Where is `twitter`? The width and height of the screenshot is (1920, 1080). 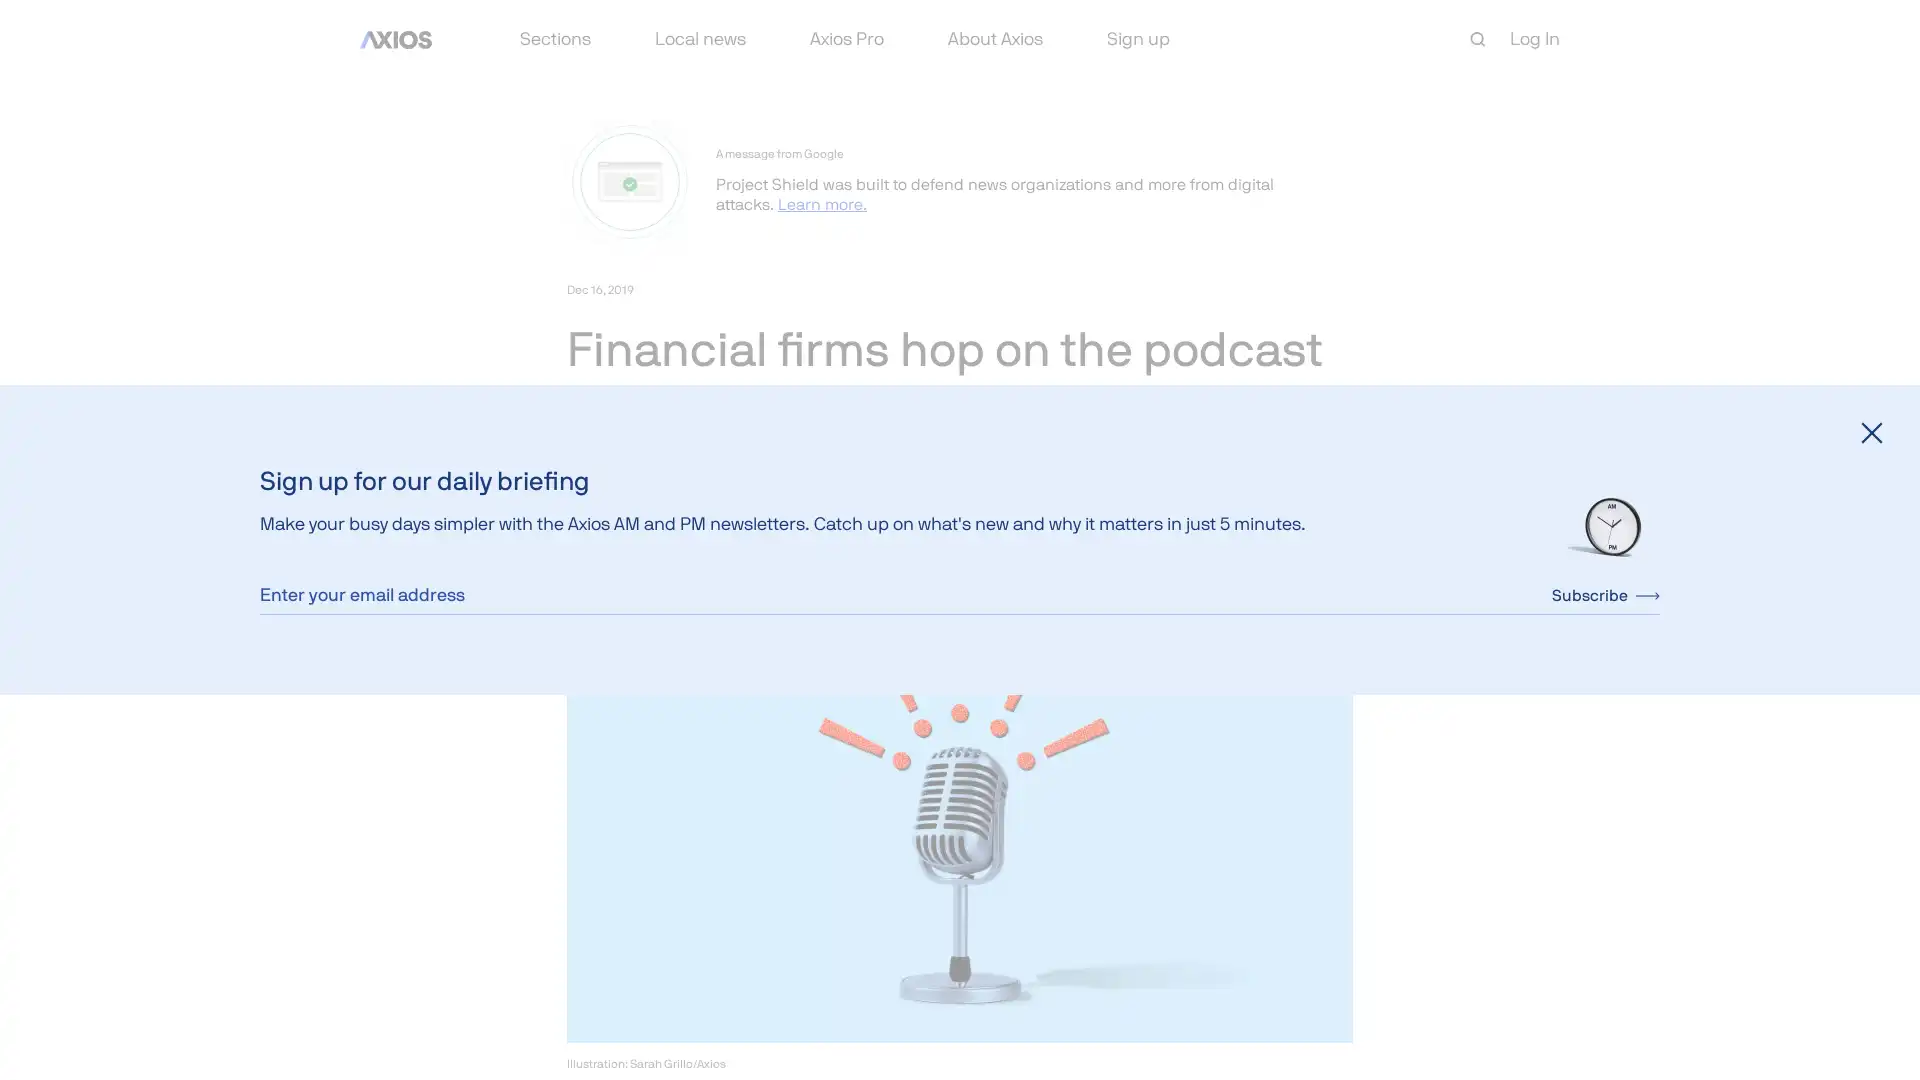
twitter is located at coordinates (628, 543).